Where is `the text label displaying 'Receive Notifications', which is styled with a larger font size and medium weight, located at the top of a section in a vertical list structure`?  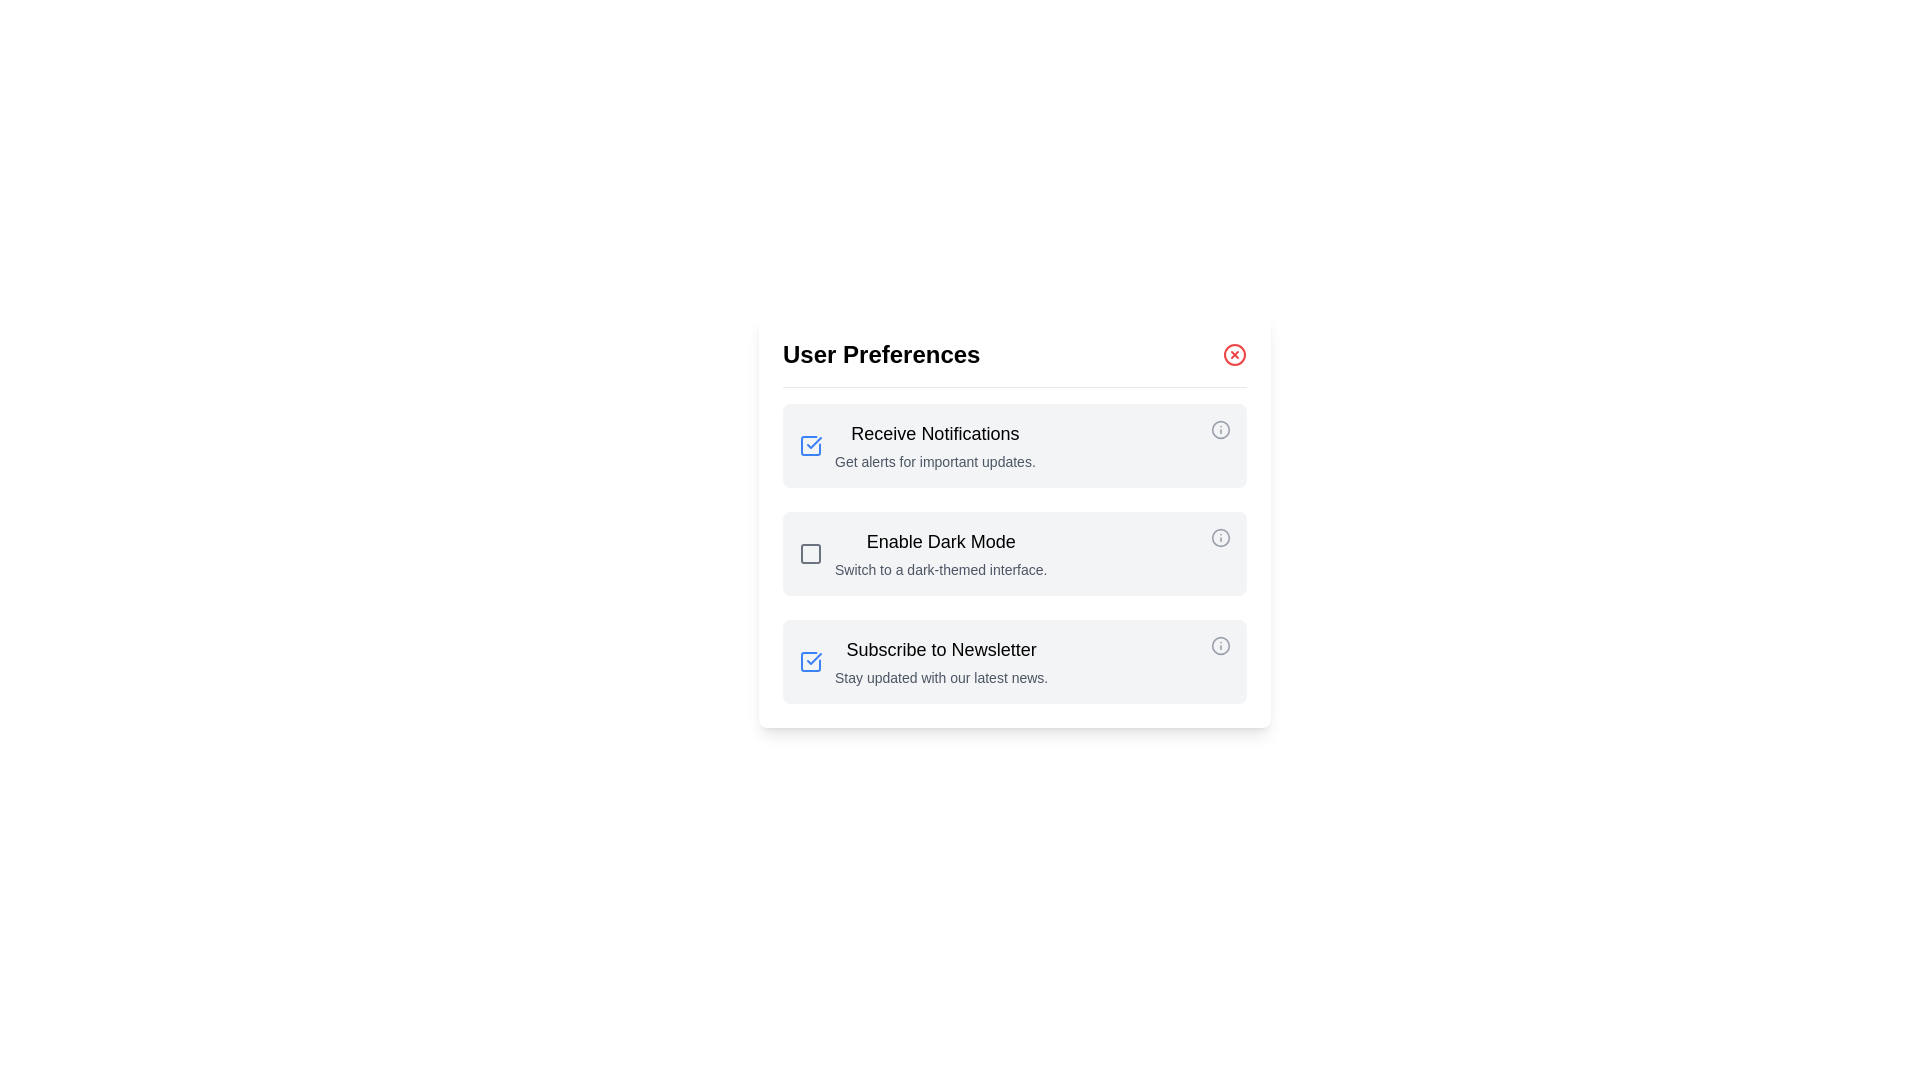 the text label displaying 'Receive Notifications', which is styled with a larger font size and medium weight, located at the top of a section in a vertical list structure is located at coordinates (934, 433).